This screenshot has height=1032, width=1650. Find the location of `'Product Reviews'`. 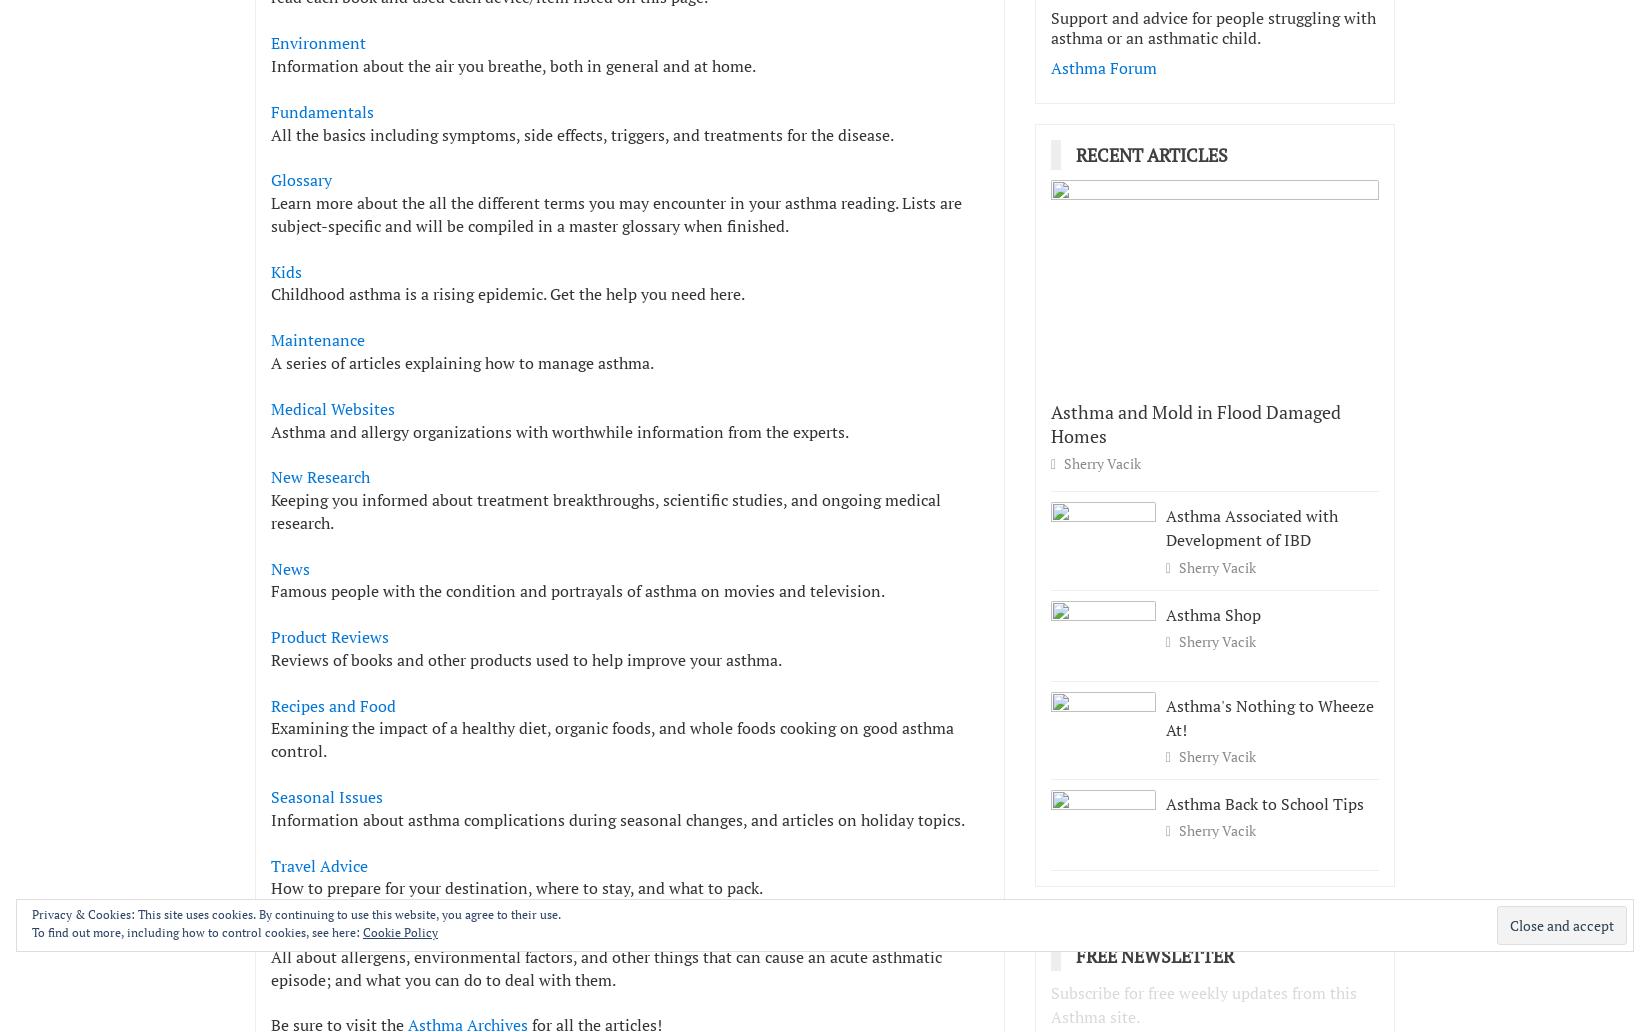

'Product Reviews' is located at coordinates (270, 636).